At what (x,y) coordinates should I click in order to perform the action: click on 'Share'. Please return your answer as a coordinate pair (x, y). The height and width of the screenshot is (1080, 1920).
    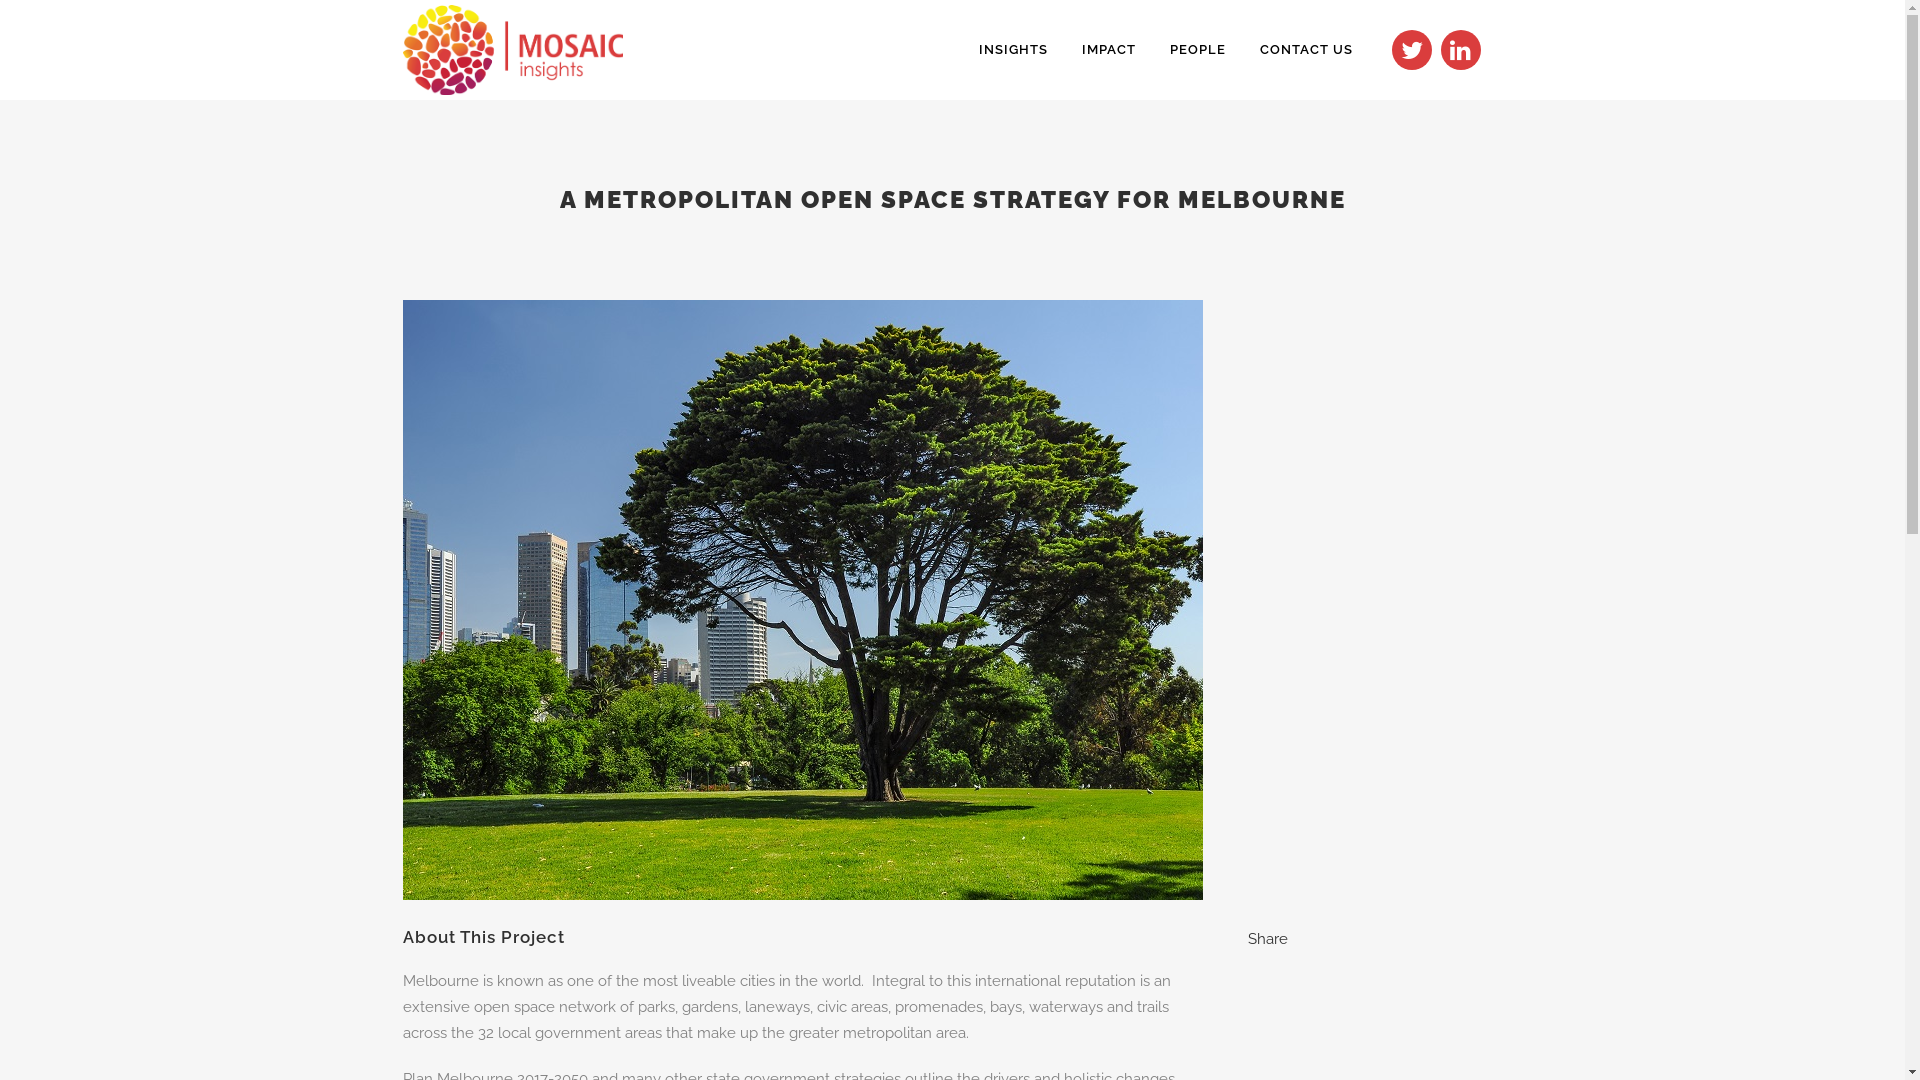
    Looking at the image, I should click on (1266, 938).